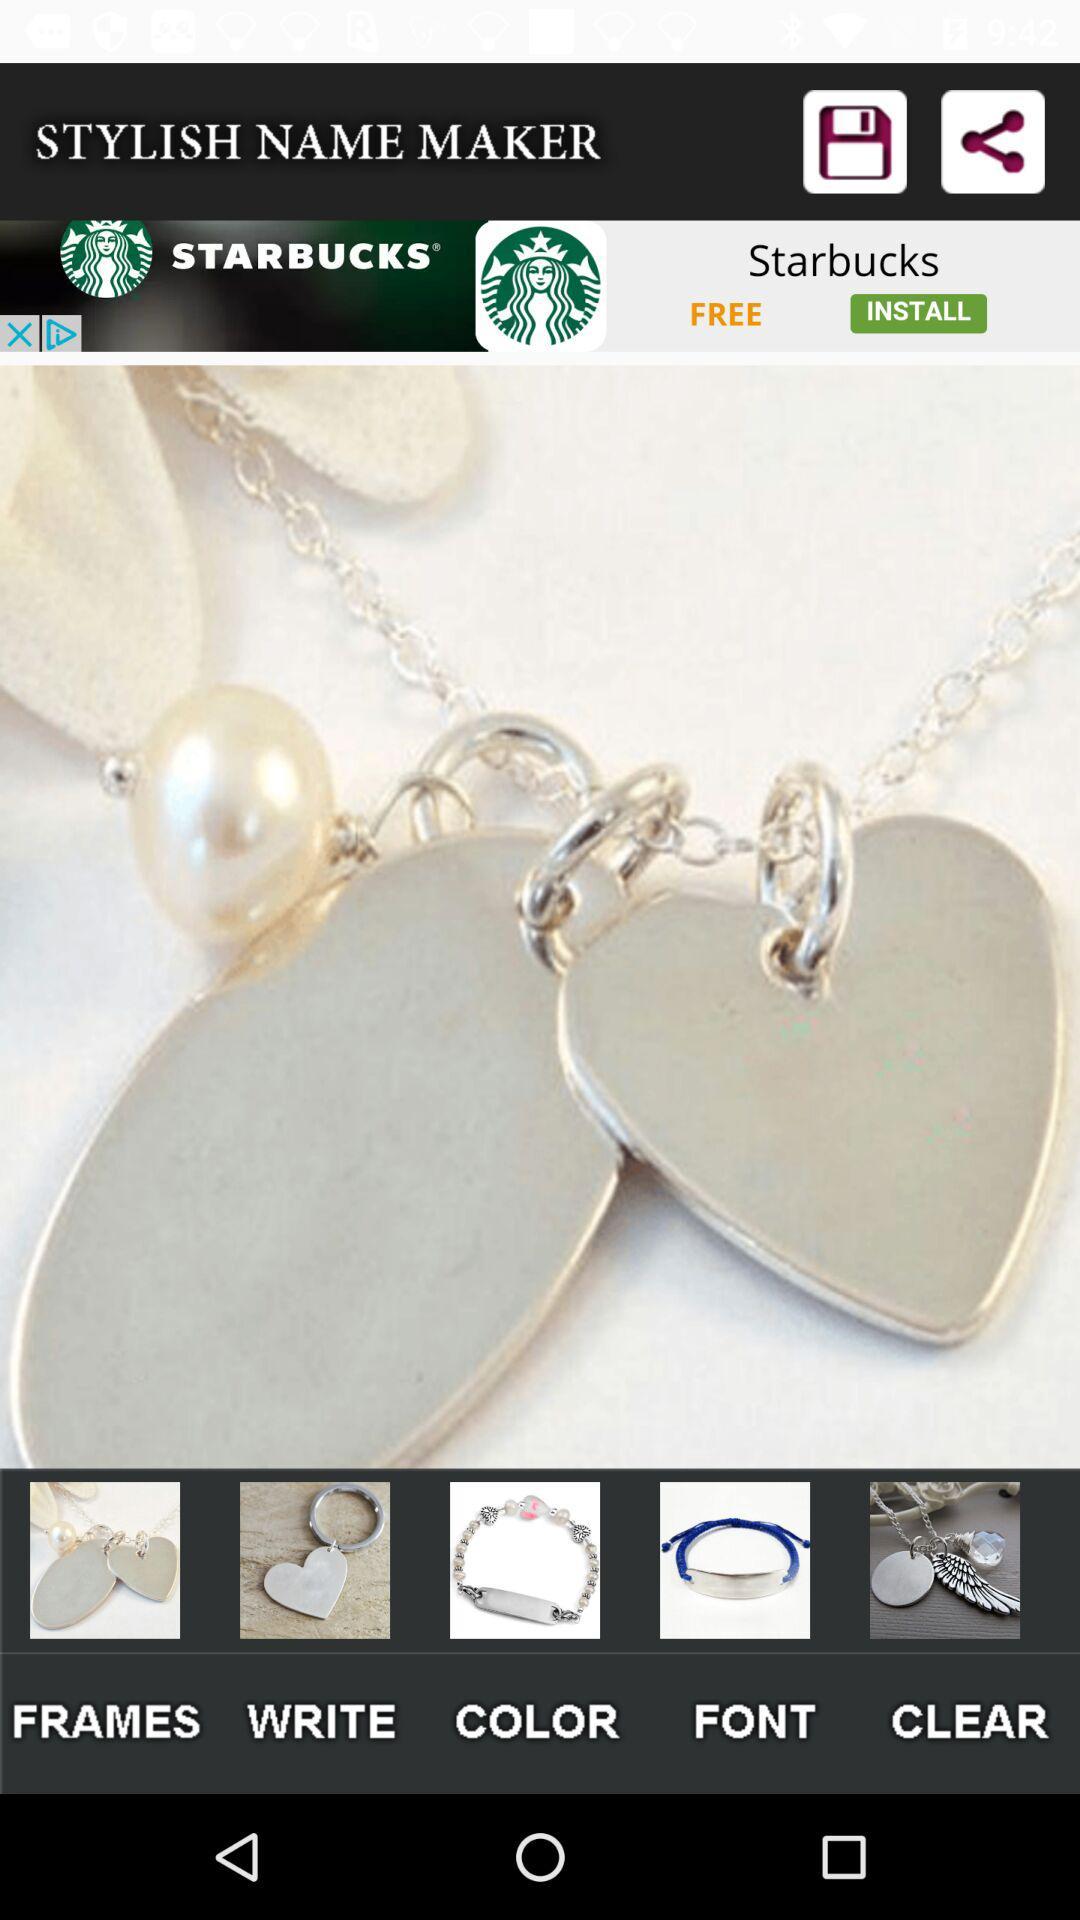 This screenshot has width=1080, height=1920. Describe the element at coordinates (322, 1722) in the screenshot. I see `write a message` at that location.